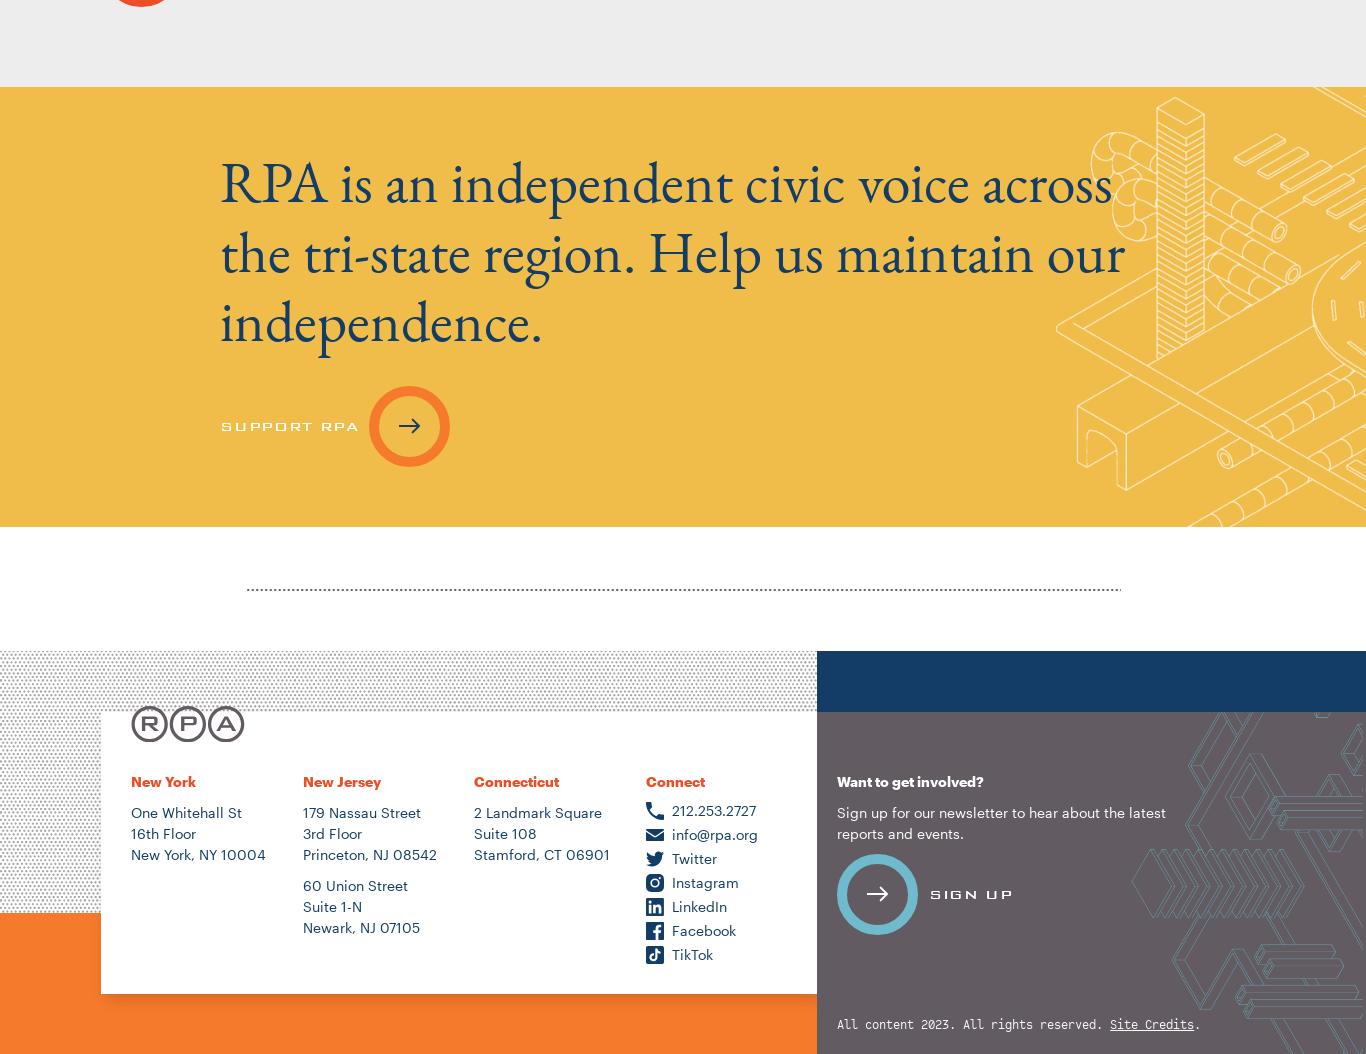  What do you see at coordinates (340, 781) in the screenshot?
I see `'New Jersey'` at bounding box center [340, 781].